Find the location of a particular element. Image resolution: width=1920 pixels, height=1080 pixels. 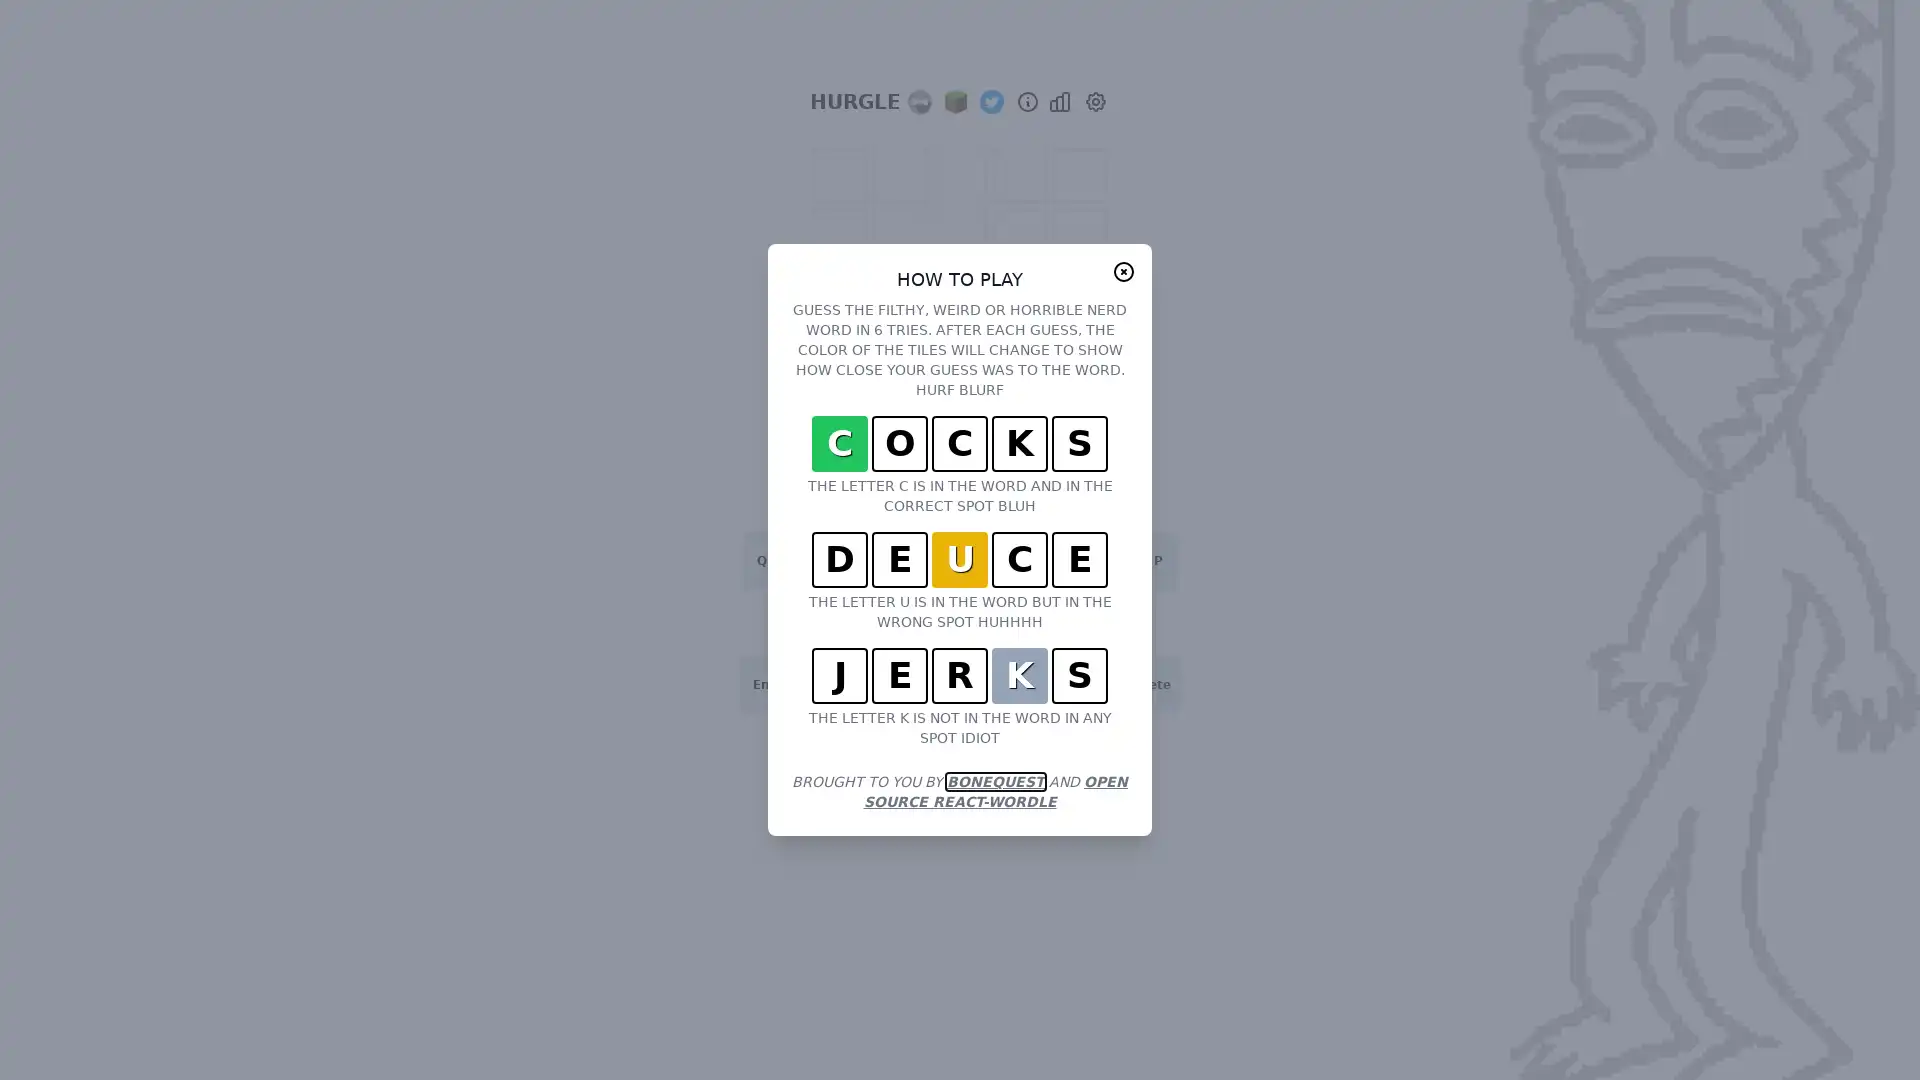

J is located at coordinates (1046, 622).